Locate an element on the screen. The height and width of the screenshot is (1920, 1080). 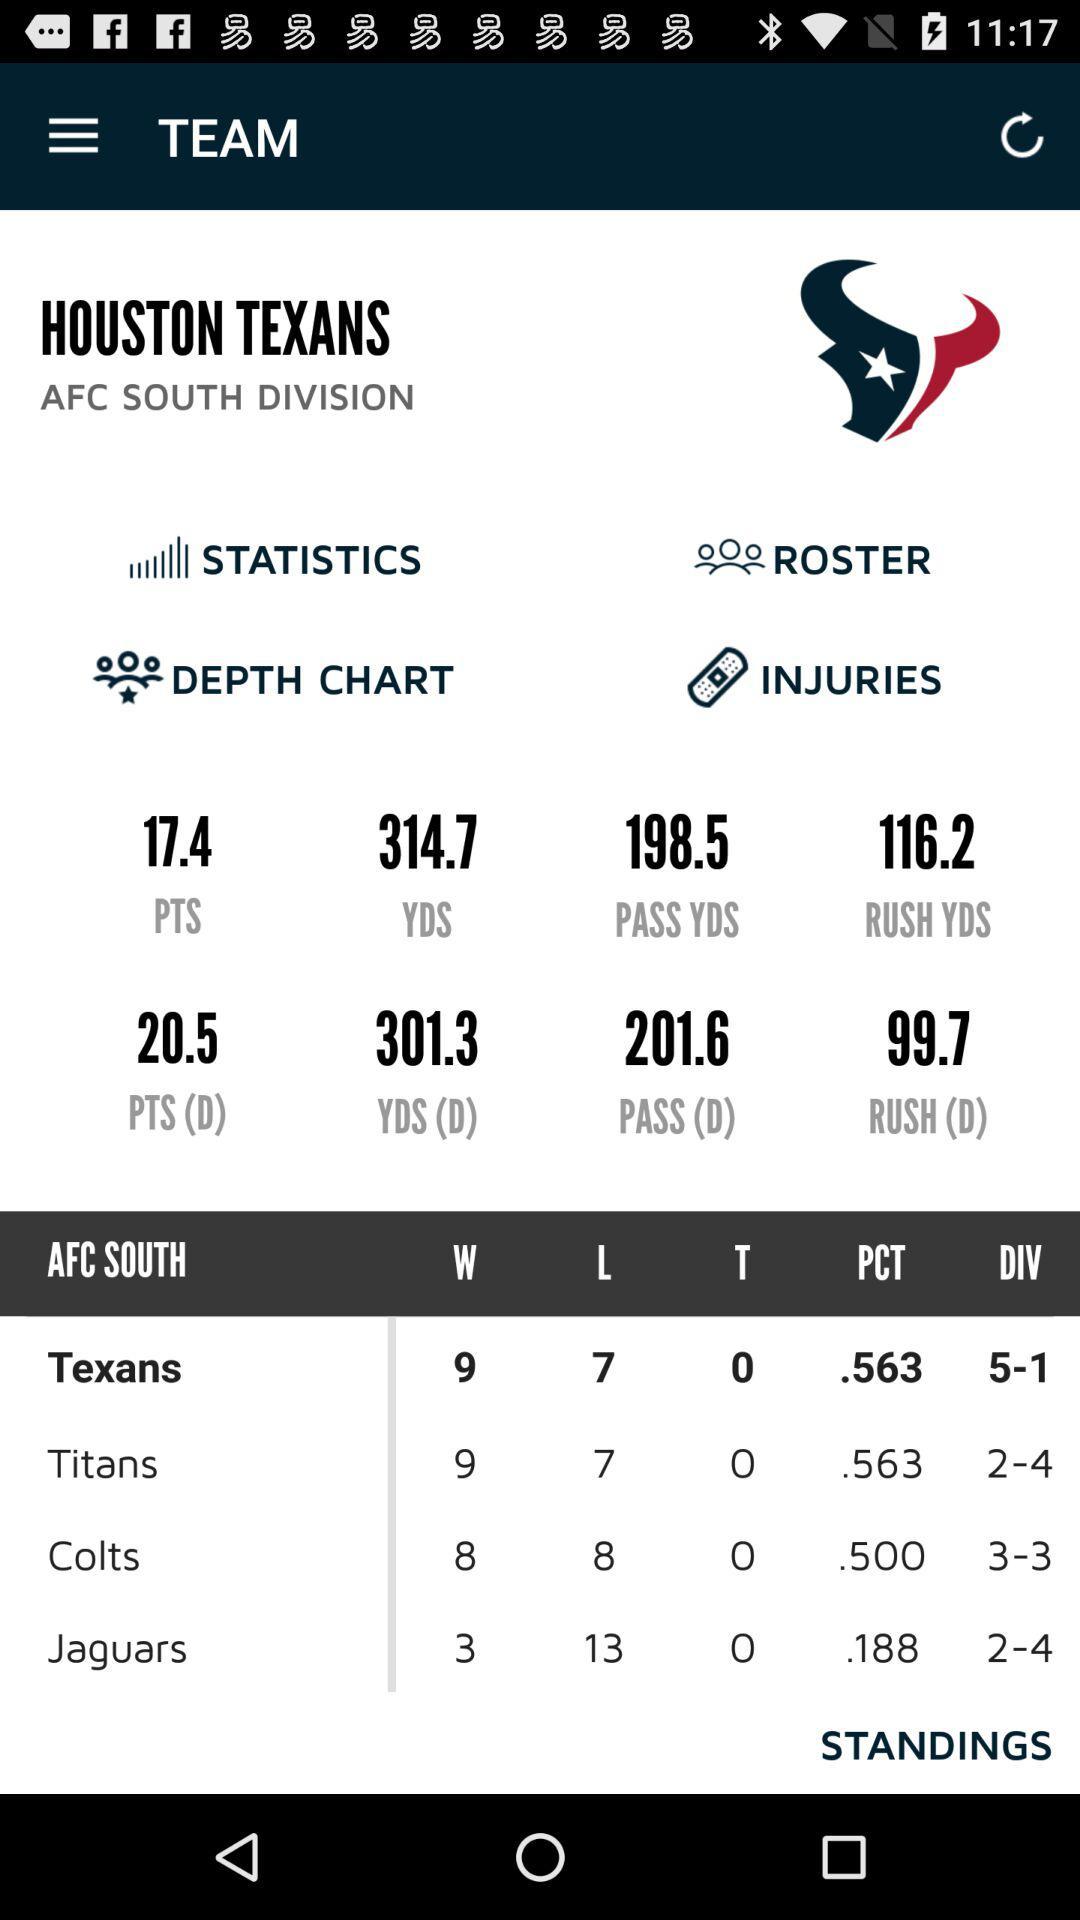
w is located at coordinates (465, 1262).